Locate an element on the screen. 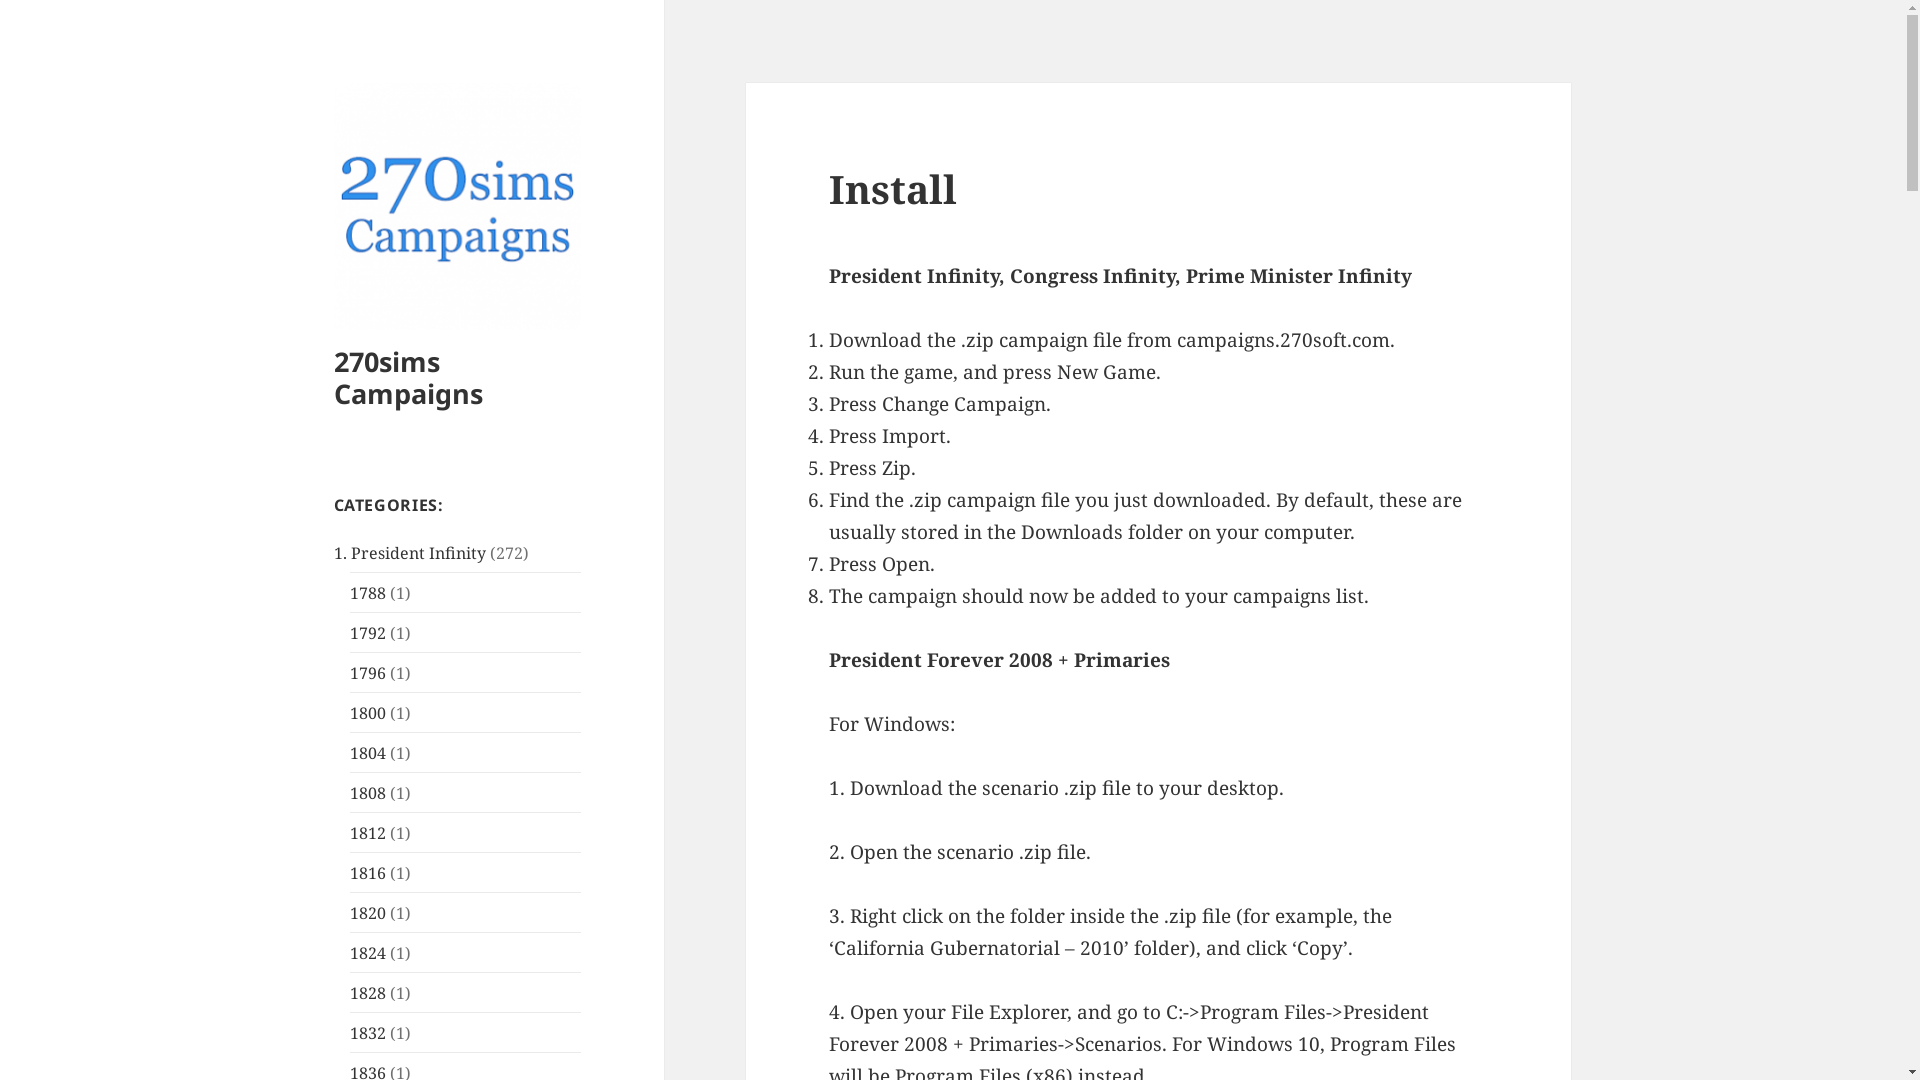  '1824' is located at coordinates (368, 951).